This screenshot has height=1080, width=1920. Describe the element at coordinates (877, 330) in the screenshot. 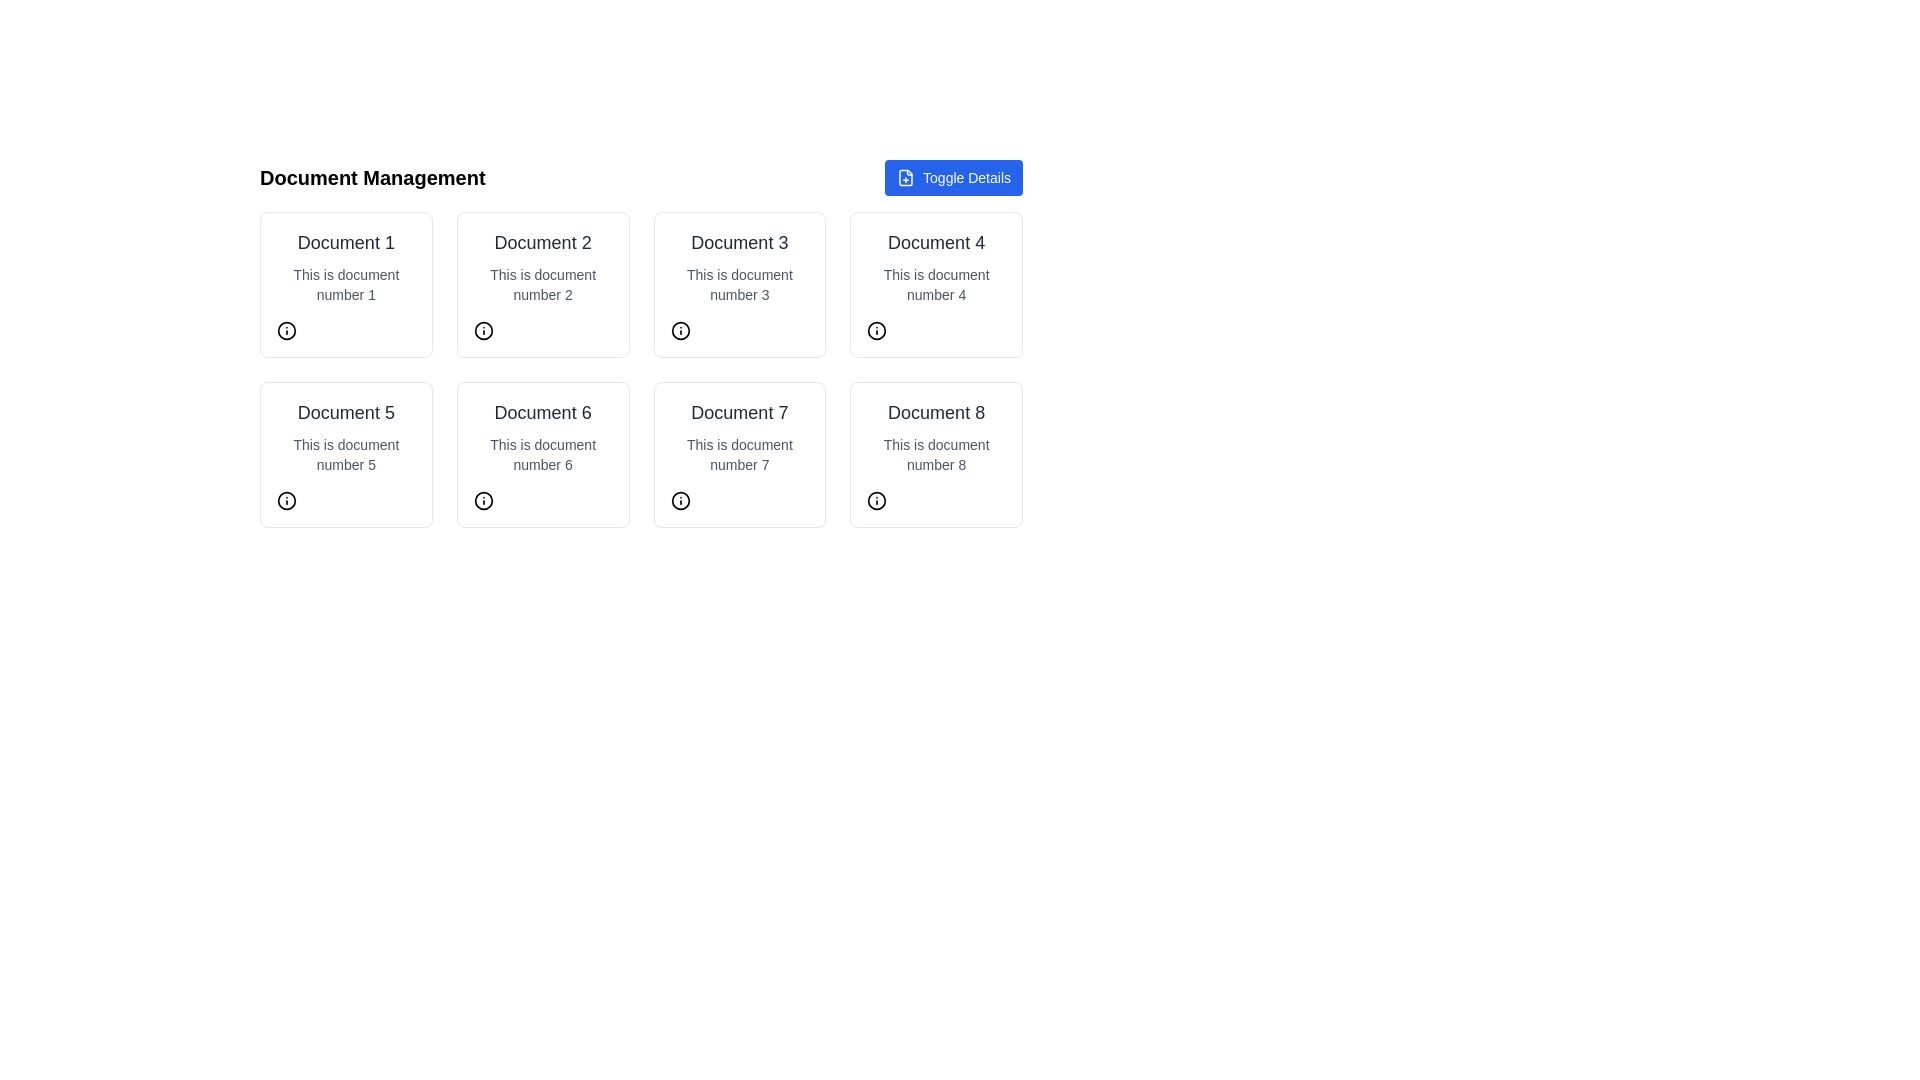

I see `the minimalistic icon styled as a small circle with a vertical line and dot, located at the bottom right of the card for Document 4, which is next to the text 'This is document number 4'` at that location.